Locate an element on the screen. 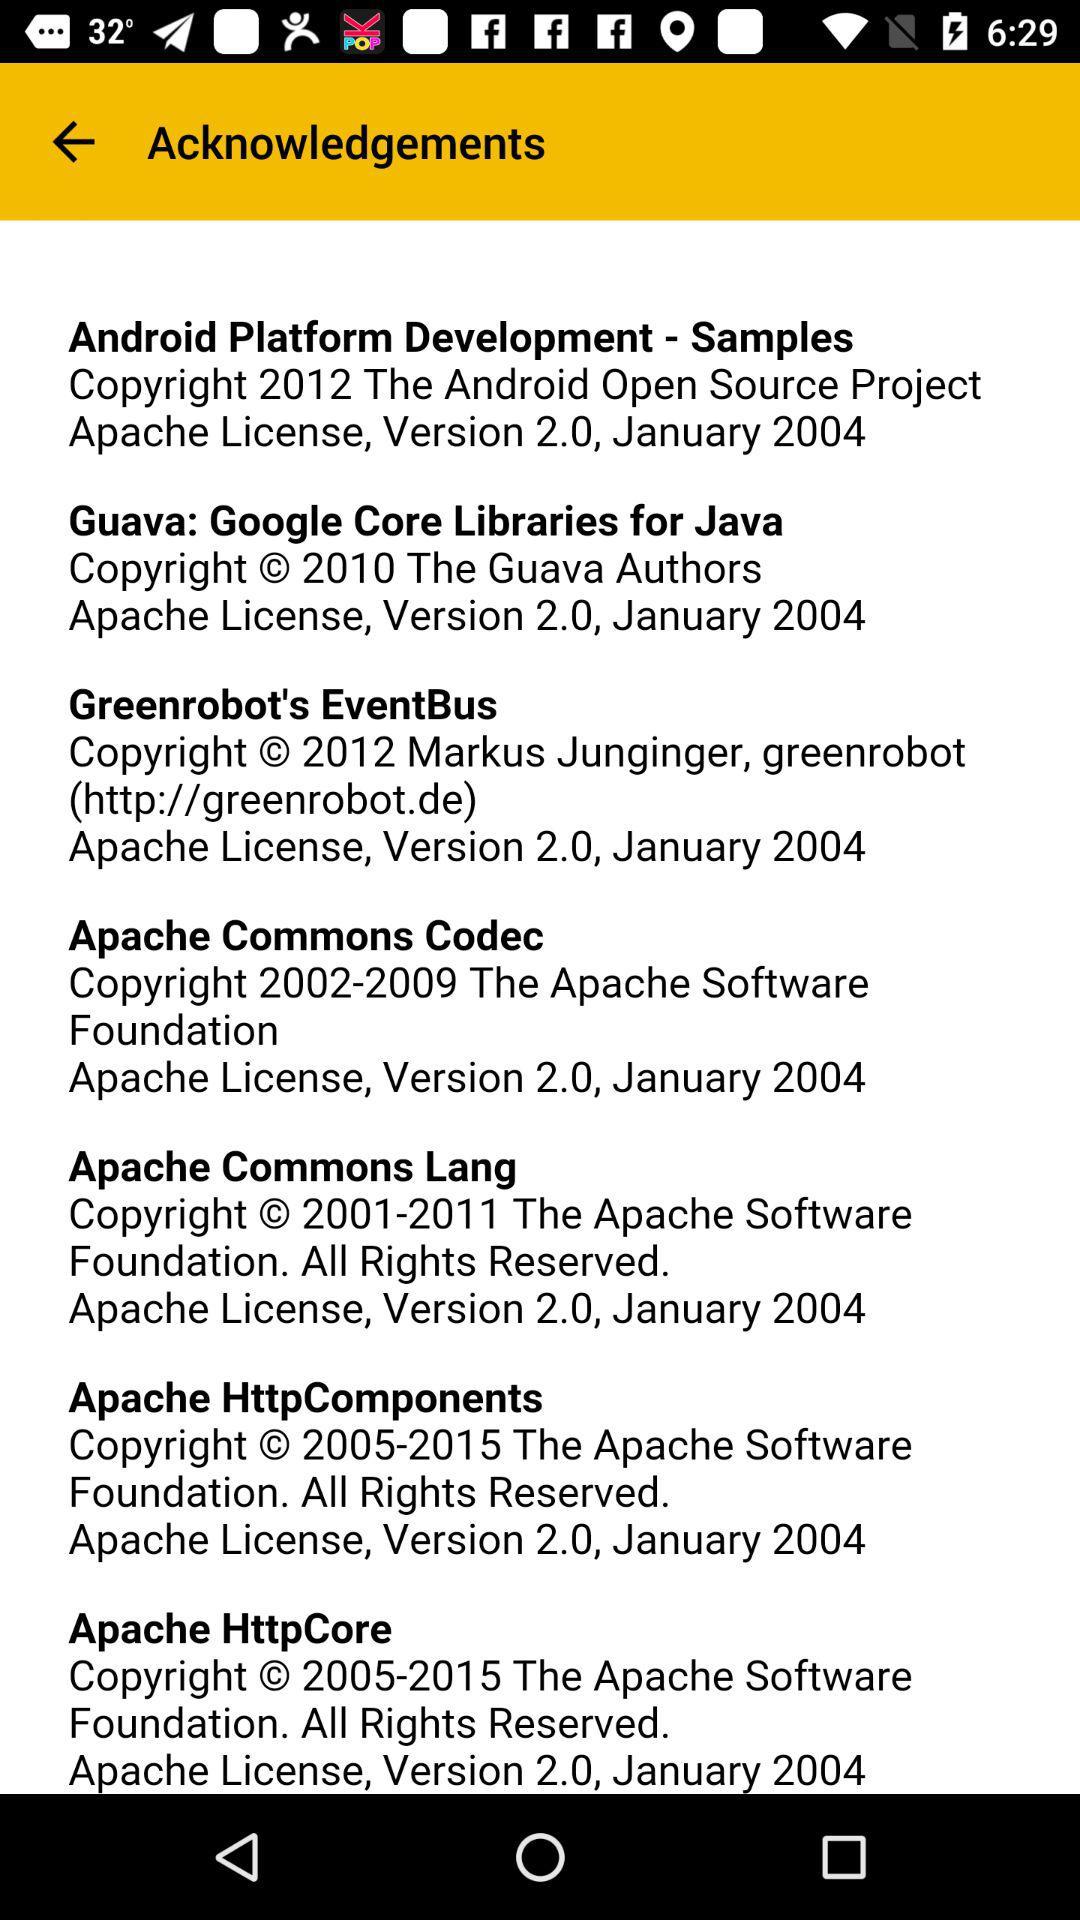  item next to acknowledgements item is located at coordinates (72, 140).